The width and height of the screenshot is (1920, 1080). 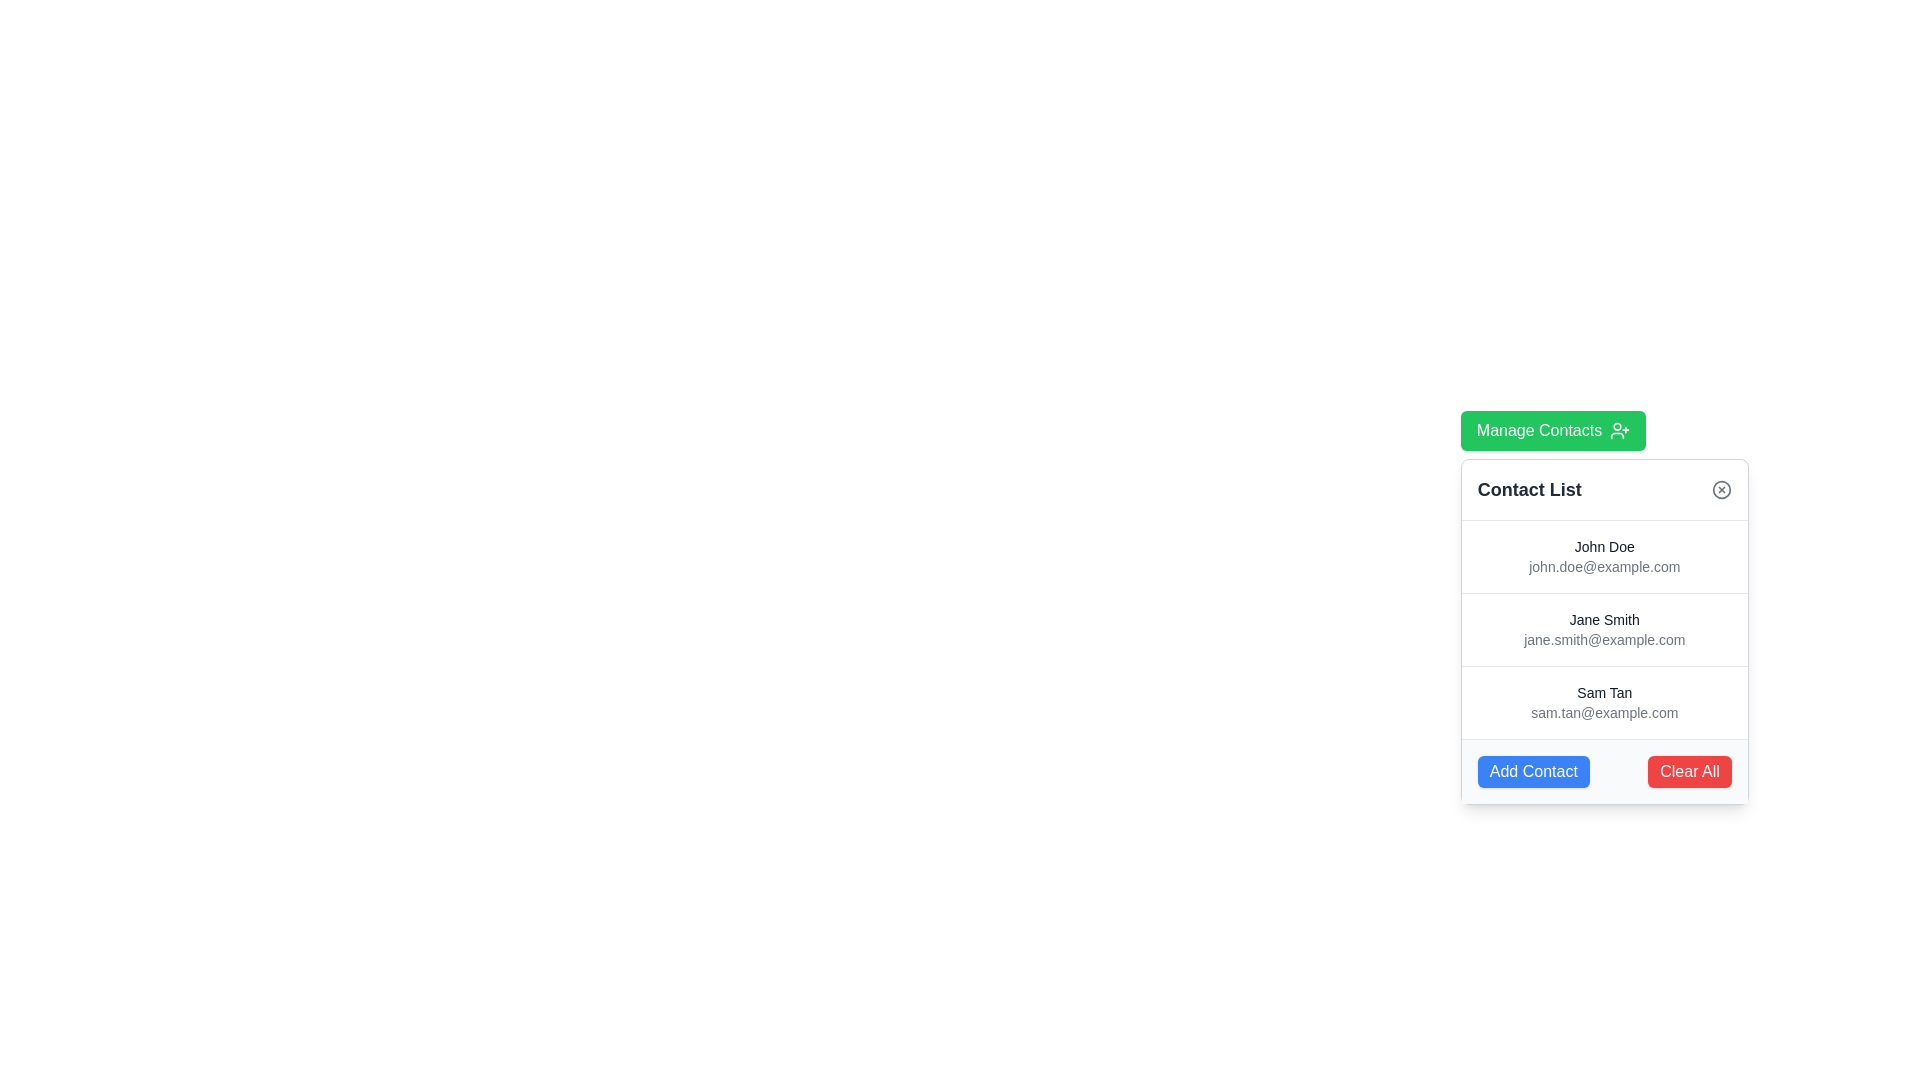 What do you see at coordinates (1552, 430) in the screenshot?
I see `the contact management button located at the top of the contact interface, which is the leftmost element above the 'Contact List' title` at bounding box center [1552, 430].